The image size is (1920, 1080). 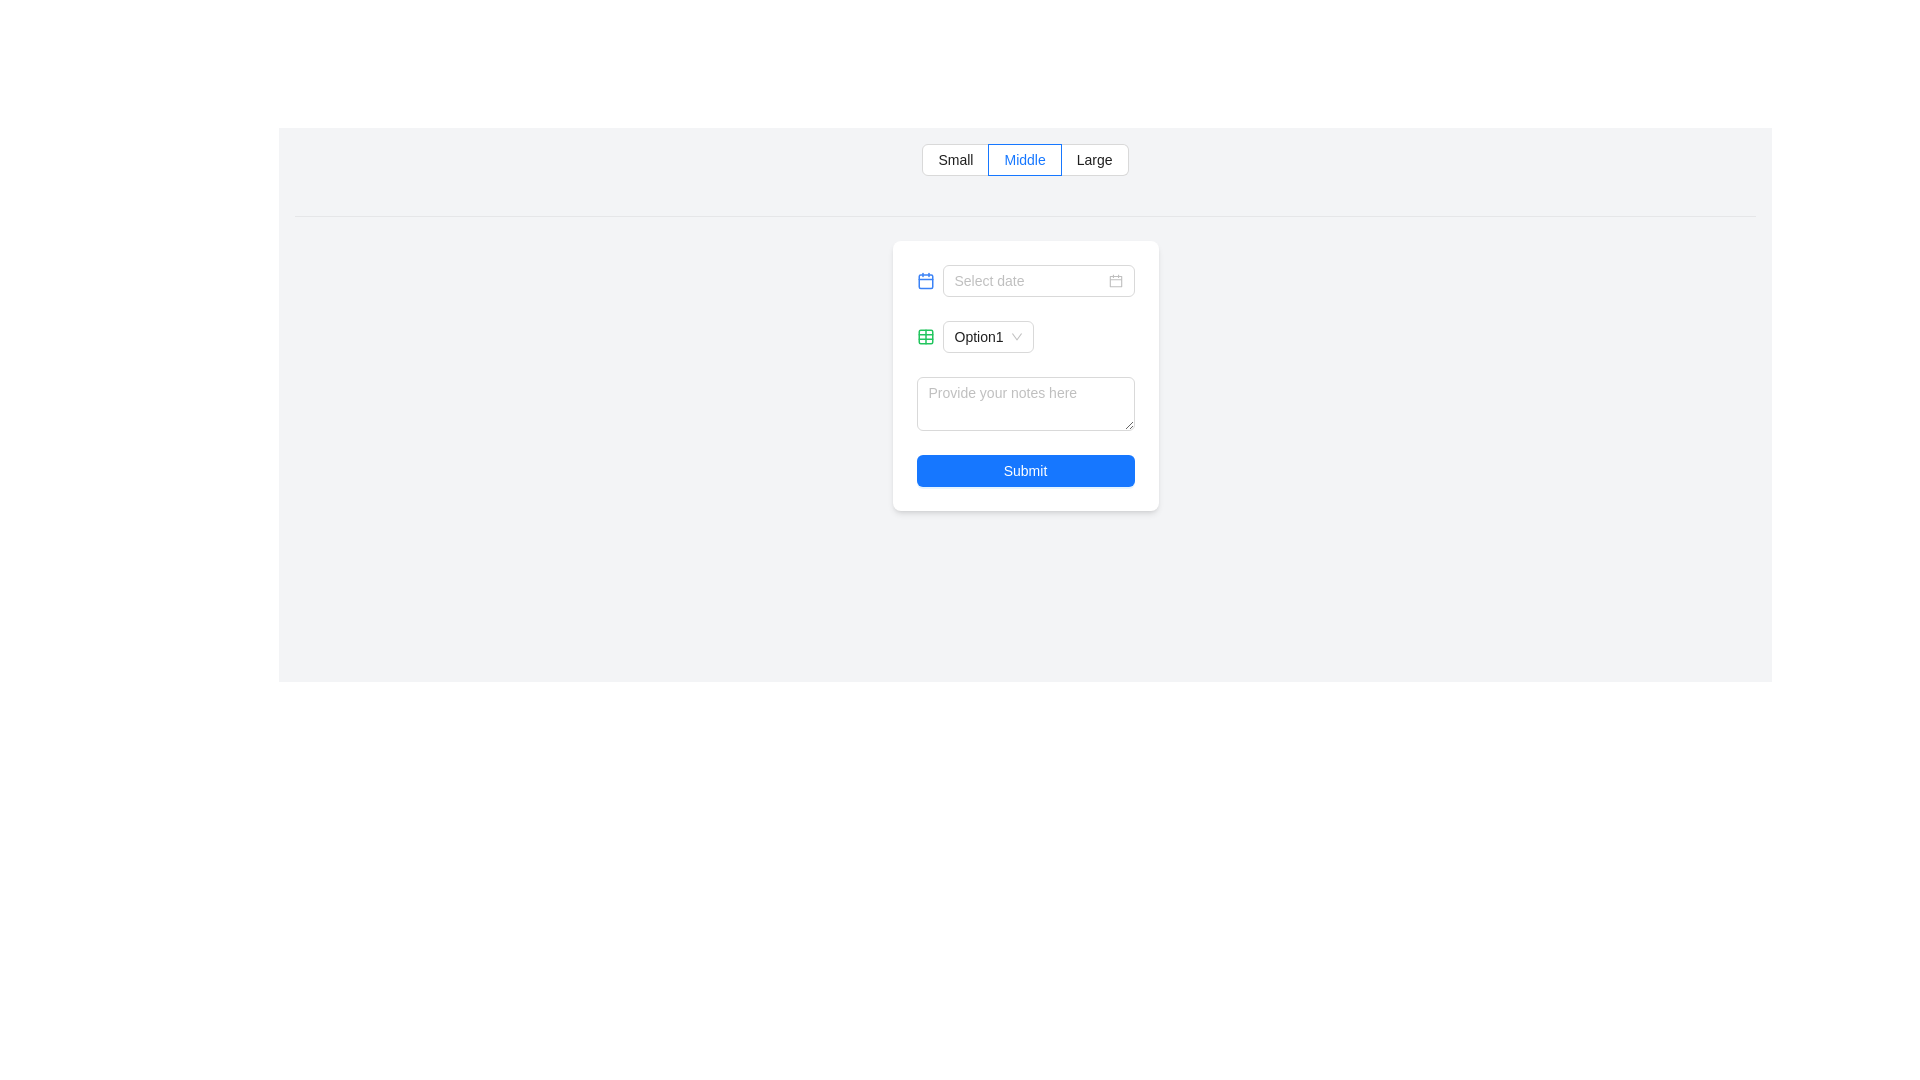 What do you see at coordinates (954, 158) in the screenshot?
I see `label text for the 'Small' radio button option, which is the leftmost label in the group of three radio buttons` at bounding box center [954, 158].